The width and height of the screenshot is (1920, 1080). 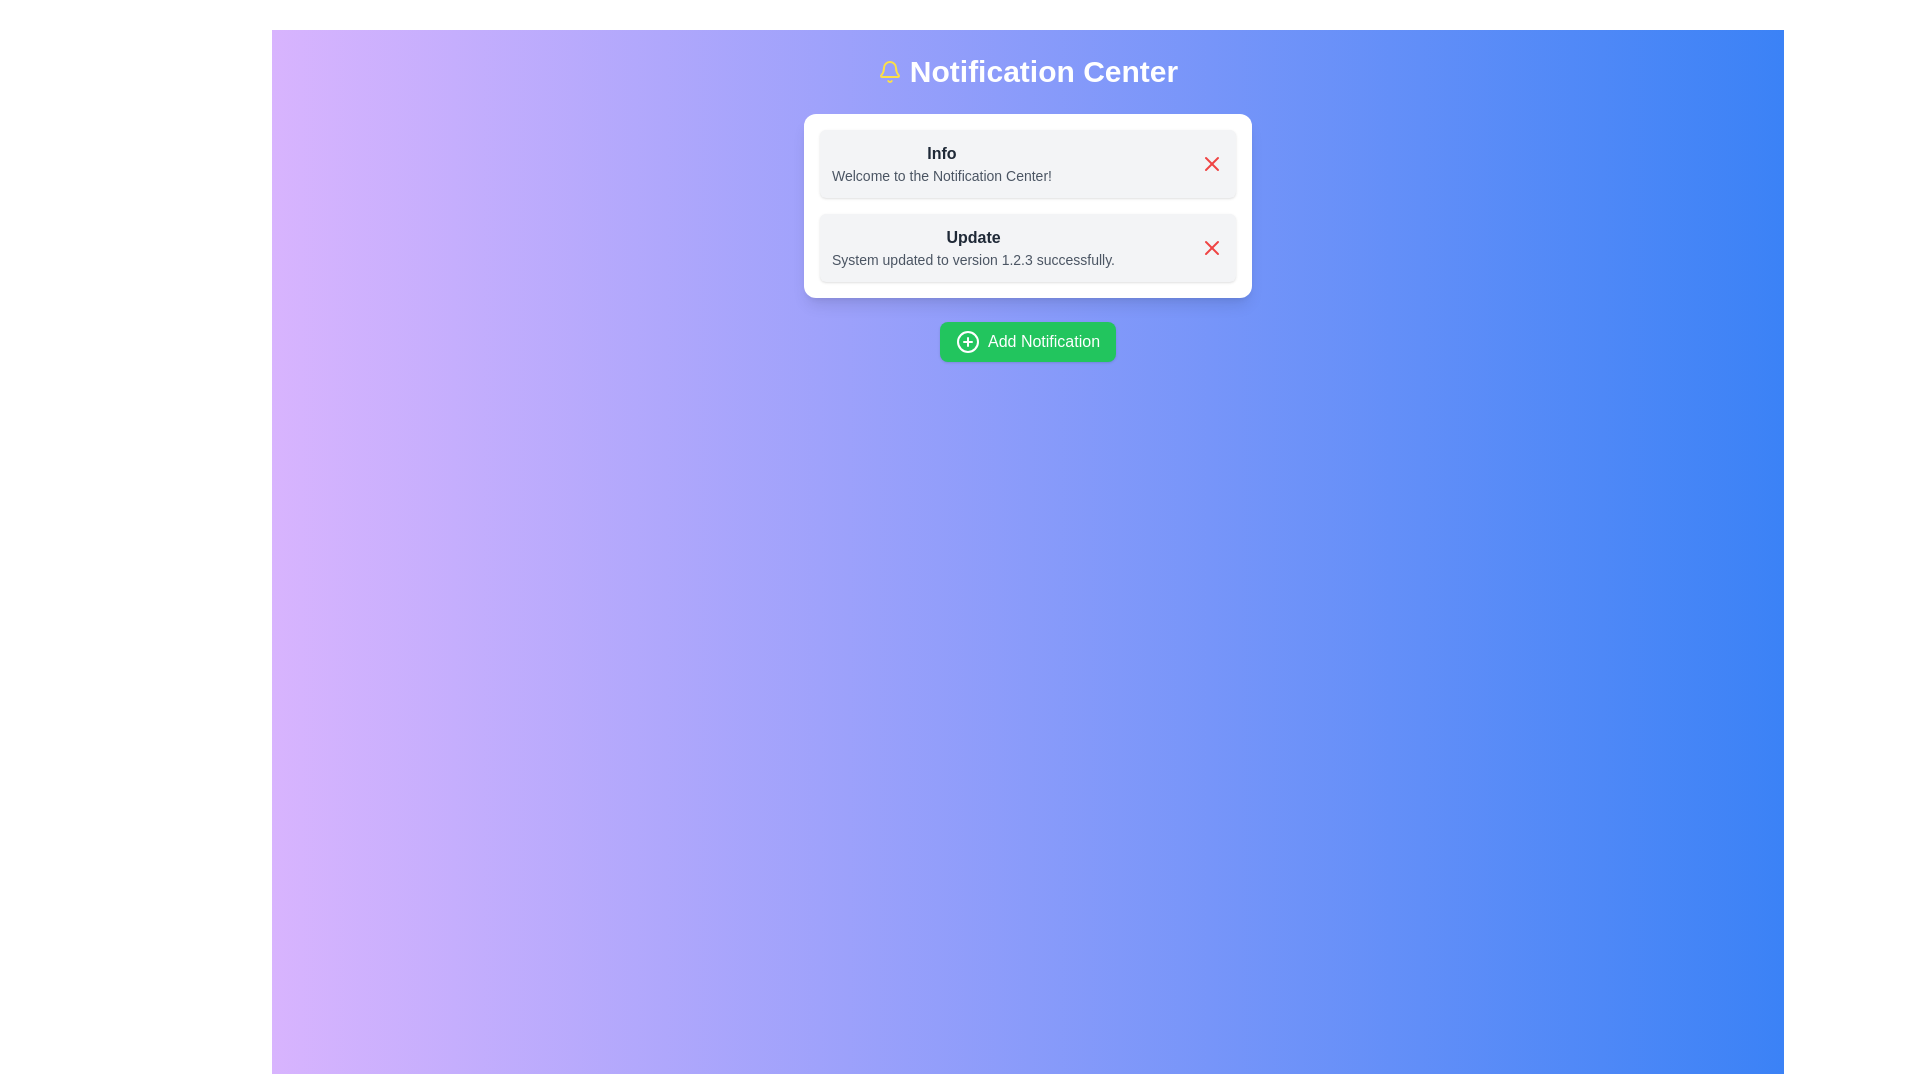 I want to click on the informational text that welcomes the user to the notification center, located below the 'Info' heading and above the close button in the notification card, so click(x=940, y=175).